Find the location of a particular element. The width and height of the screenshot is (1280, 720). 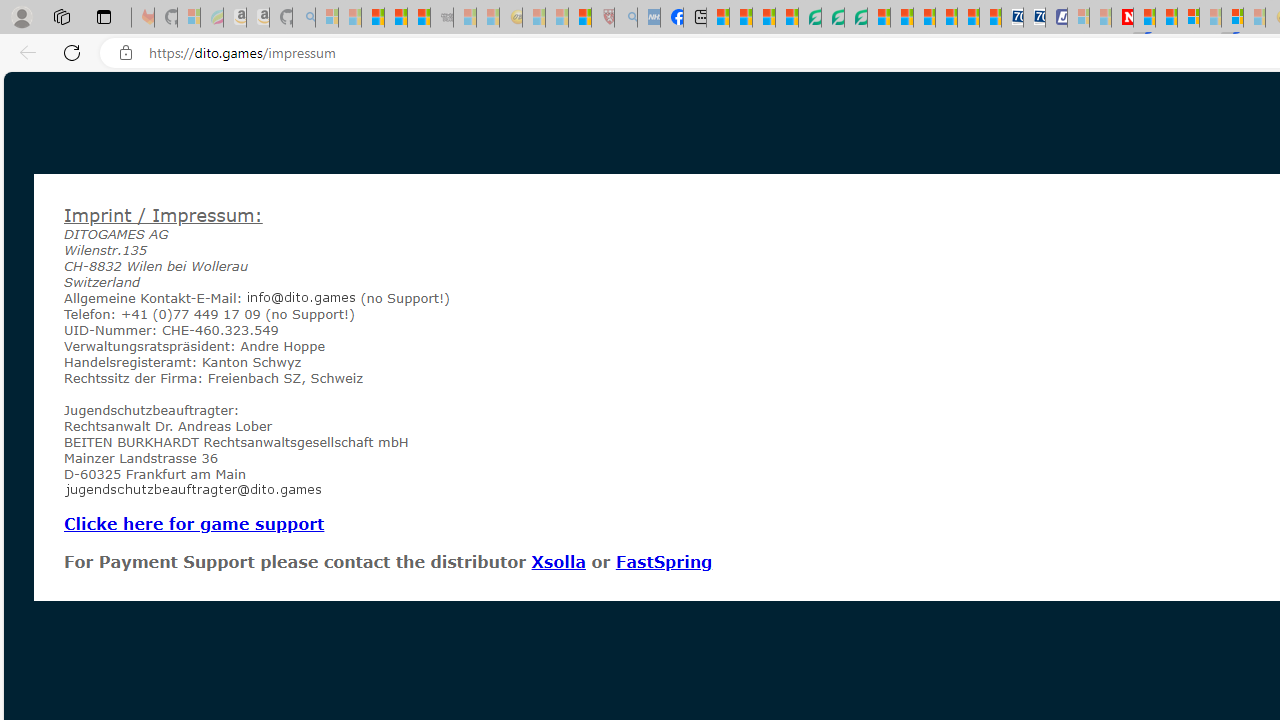

'World - MSN' is located at coordinates (762, 17).